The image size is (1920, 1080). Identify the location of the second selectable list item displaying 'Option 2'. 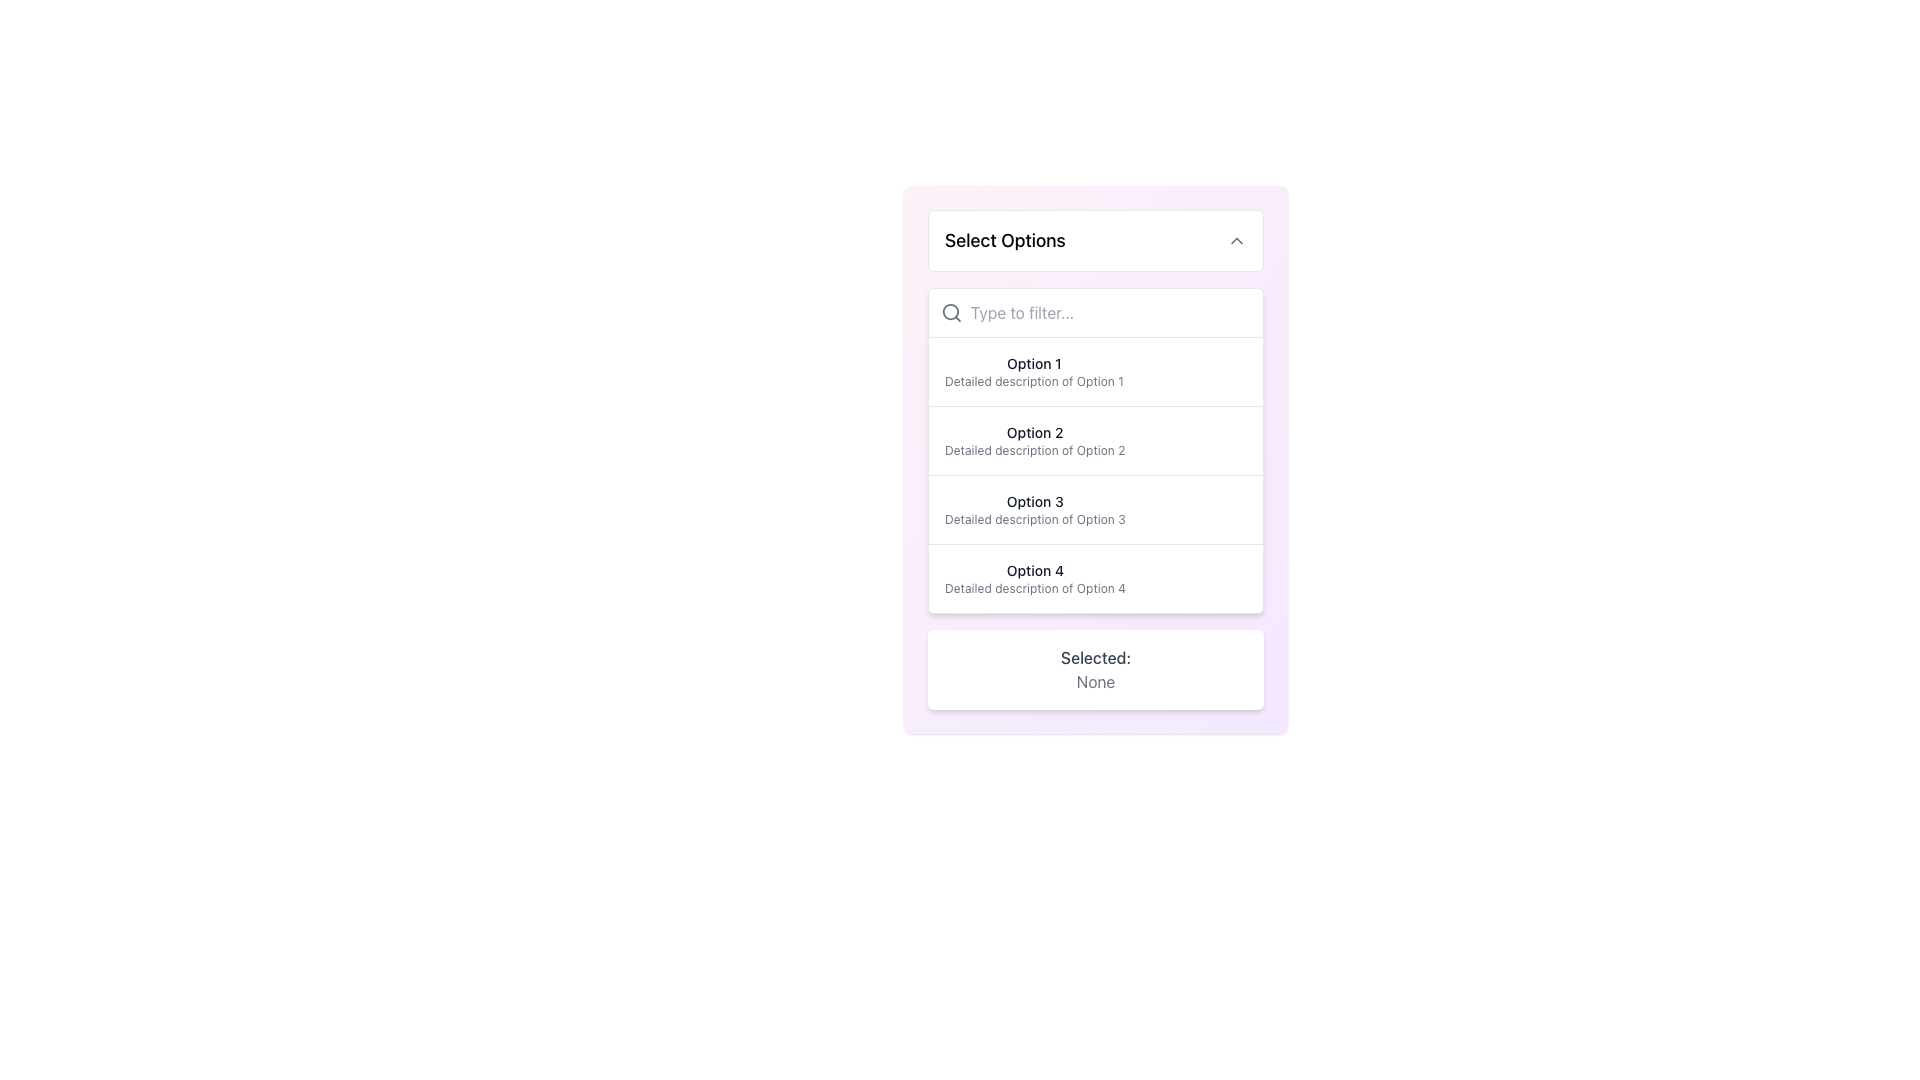
(1035, 439).